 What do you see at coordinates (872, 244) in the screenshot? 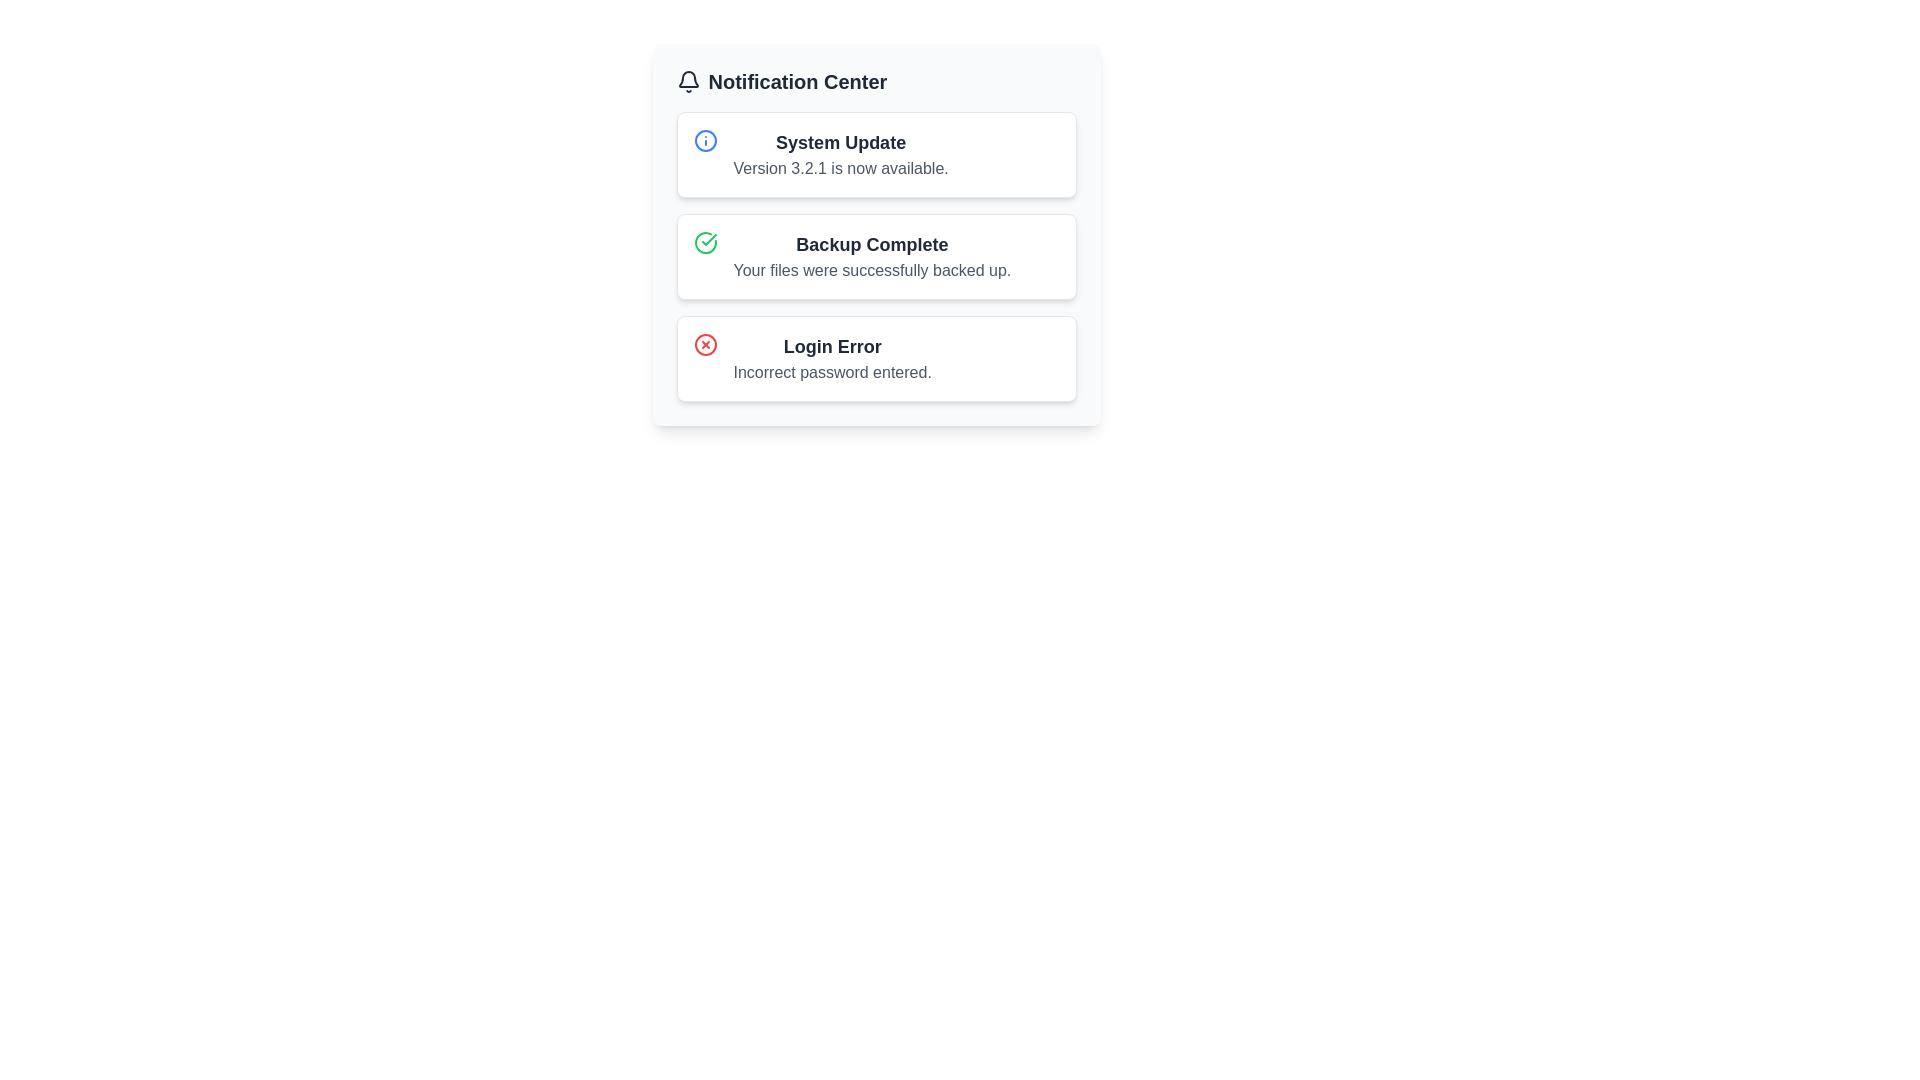
I see `the Text Label that indicates the successful completion of a backup in the second notification card of the Notification Center` at bounding box center [872, 244].